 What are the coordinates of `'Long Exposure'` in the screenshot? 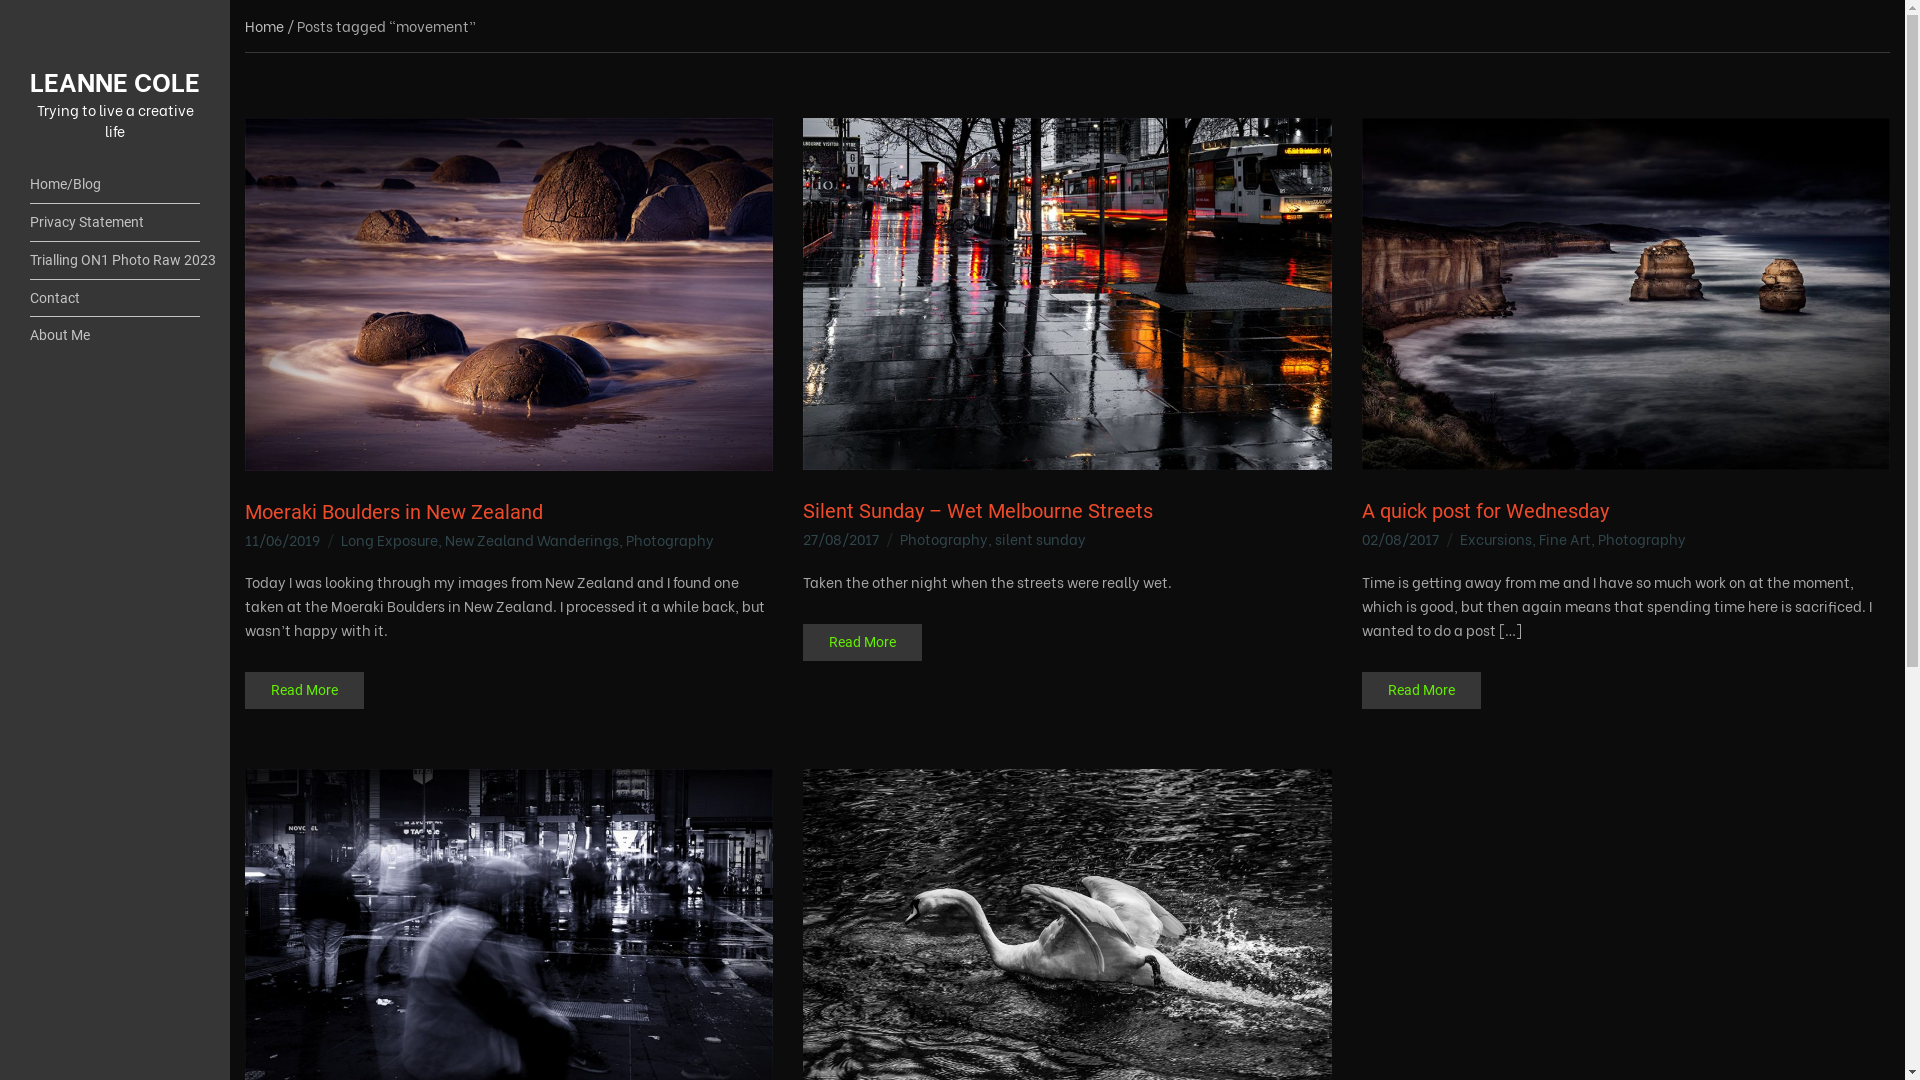 It's located at (389, 538).